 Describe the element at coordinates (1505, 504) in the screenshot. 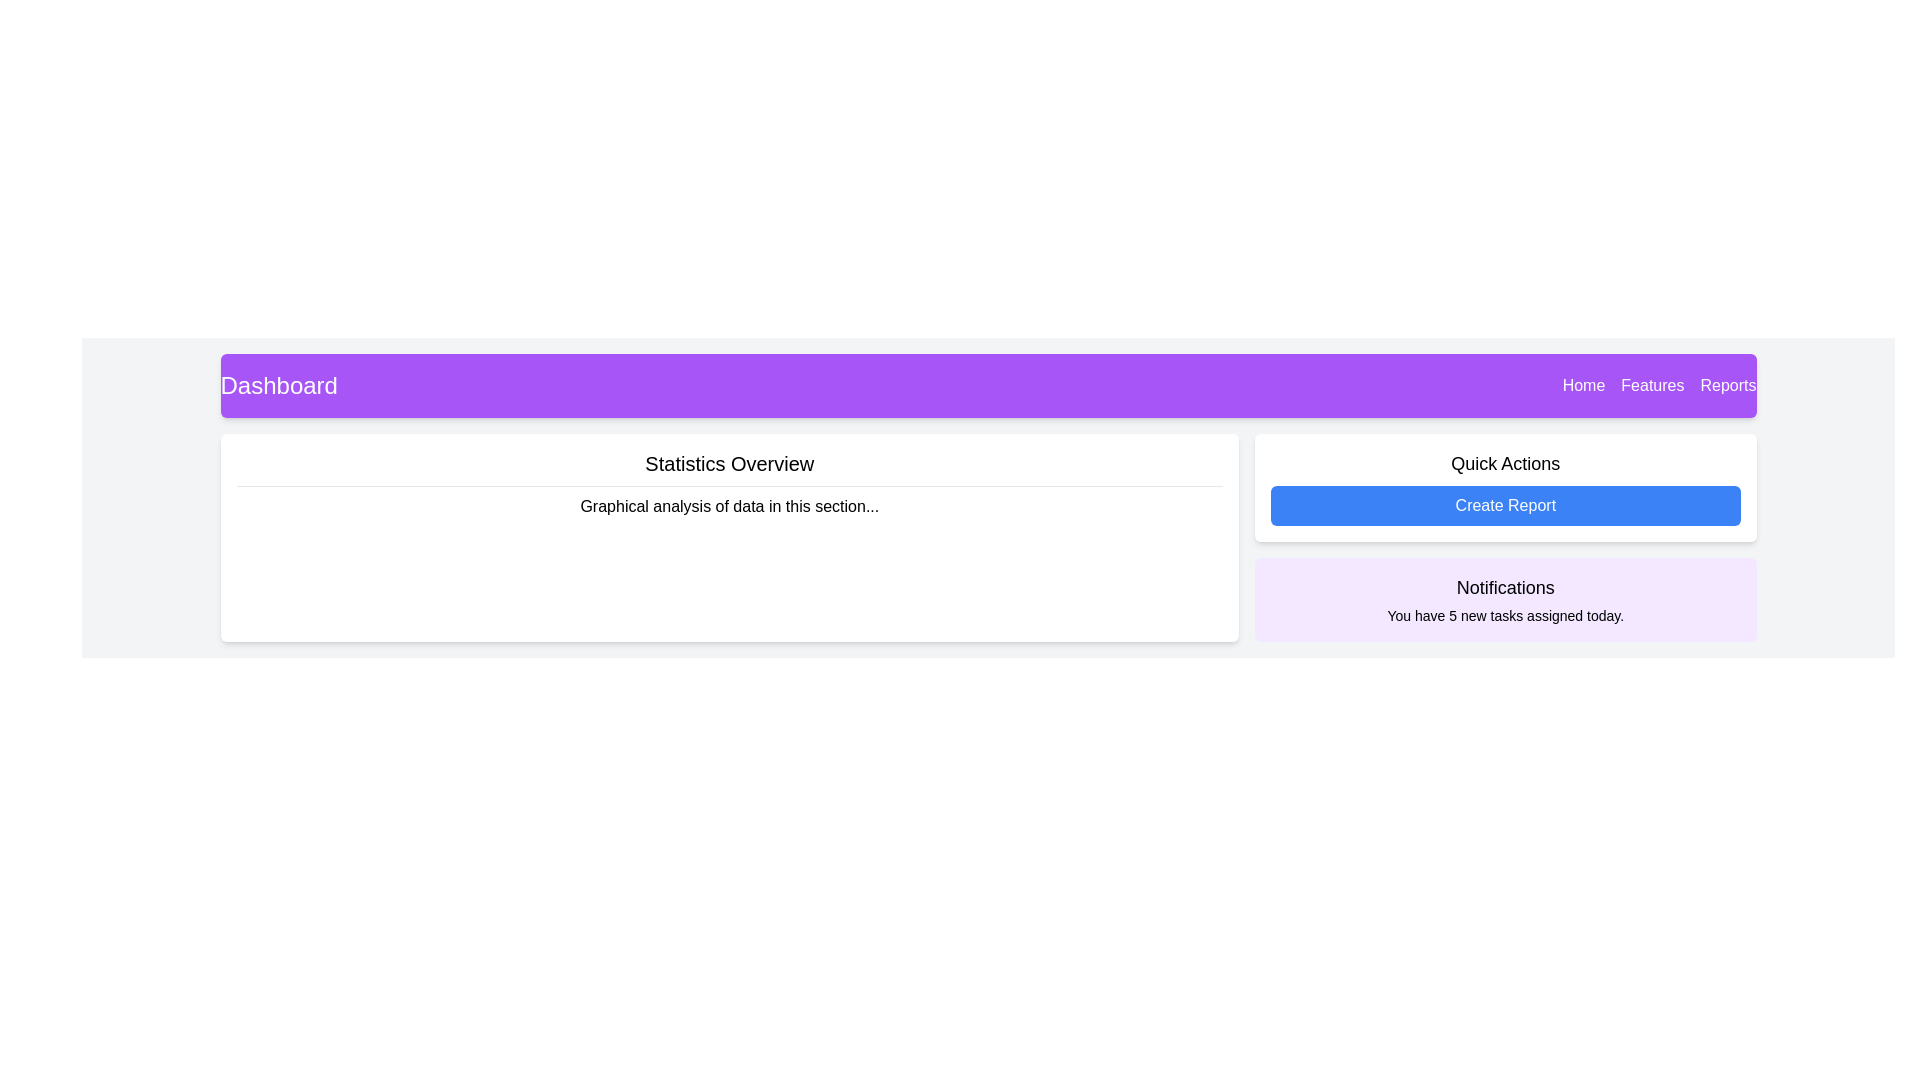

I see `the 'Create Report' button with a blue background and white text located in the 'Quick Actions' section` at that location.